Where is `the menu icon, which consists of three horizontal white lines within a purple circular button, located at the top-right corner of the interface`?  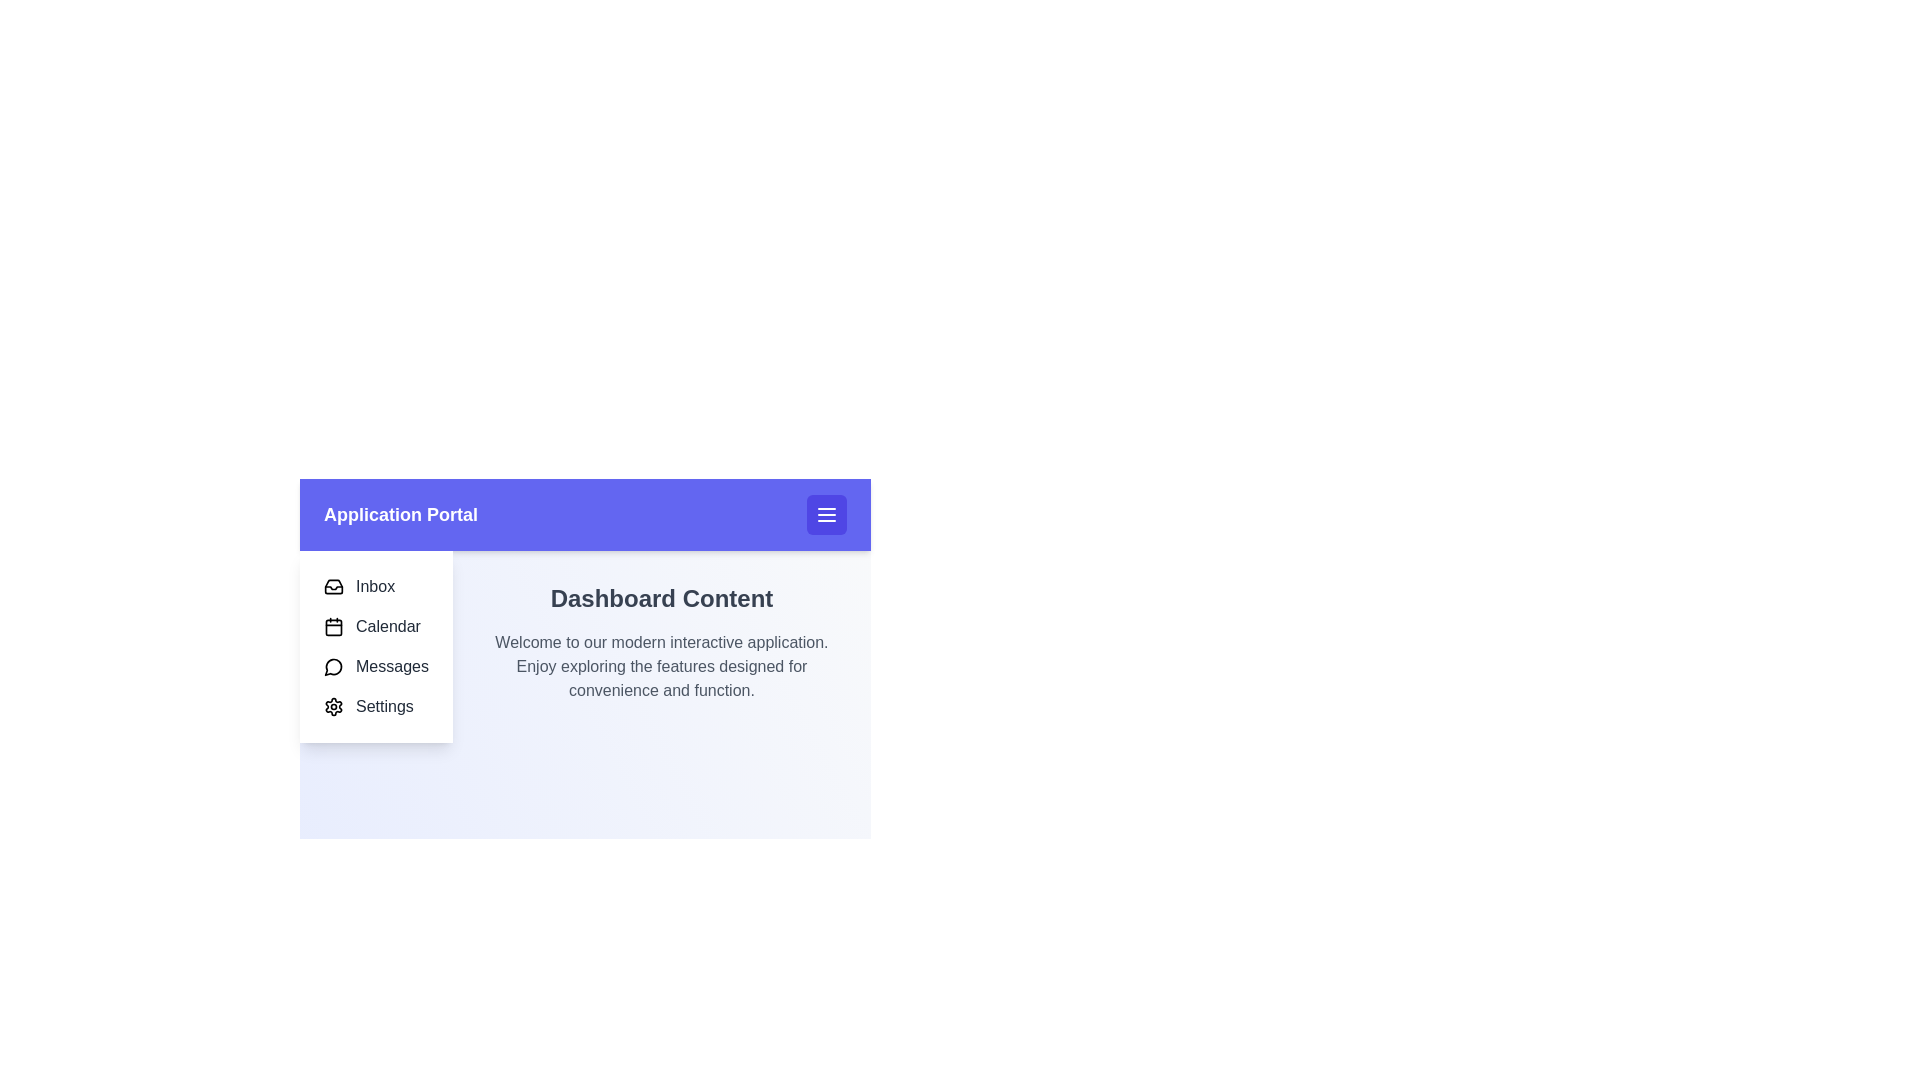
the menu icon, which consists of three horizontal white lines within a purple circular button, located at the top-right corner of the interface is located at coordinates (826, 514).